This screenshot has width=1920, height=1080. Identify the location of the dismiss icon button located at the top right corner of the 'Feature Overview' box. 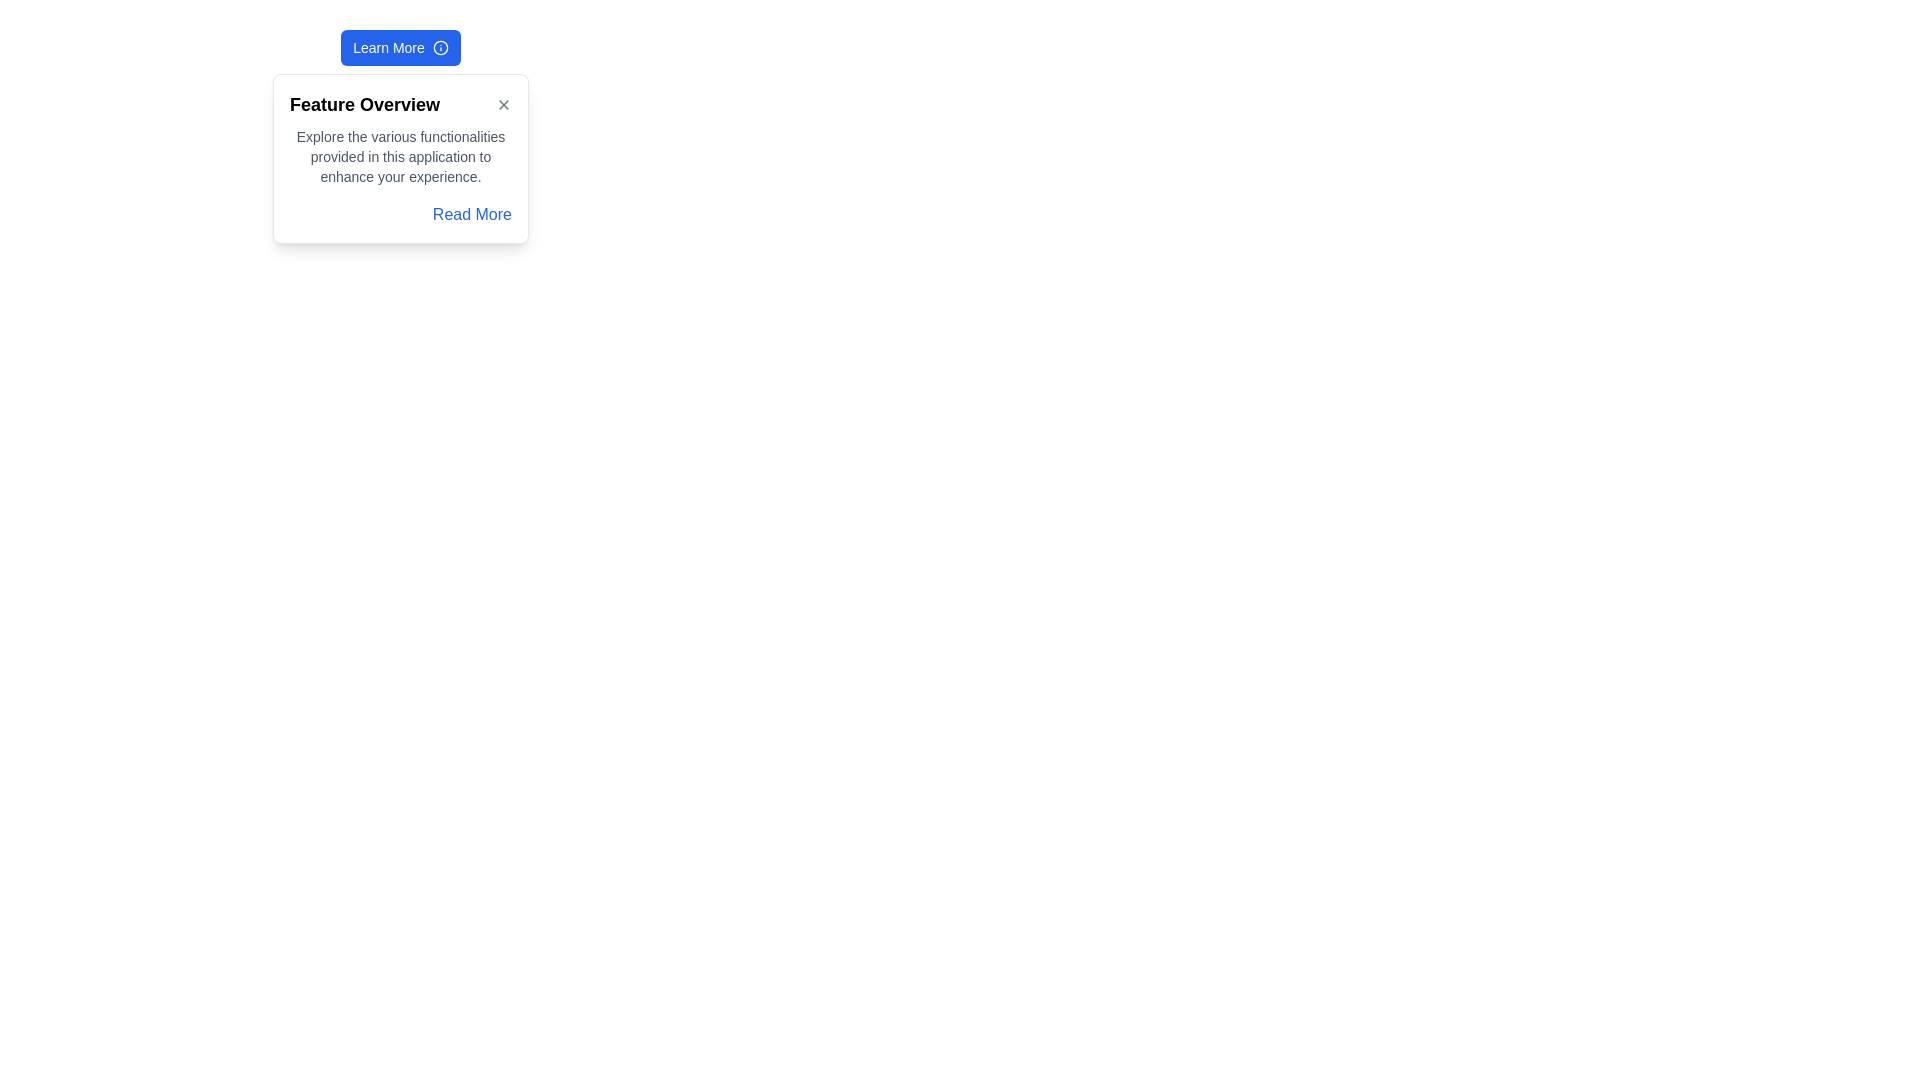
(504, 104).